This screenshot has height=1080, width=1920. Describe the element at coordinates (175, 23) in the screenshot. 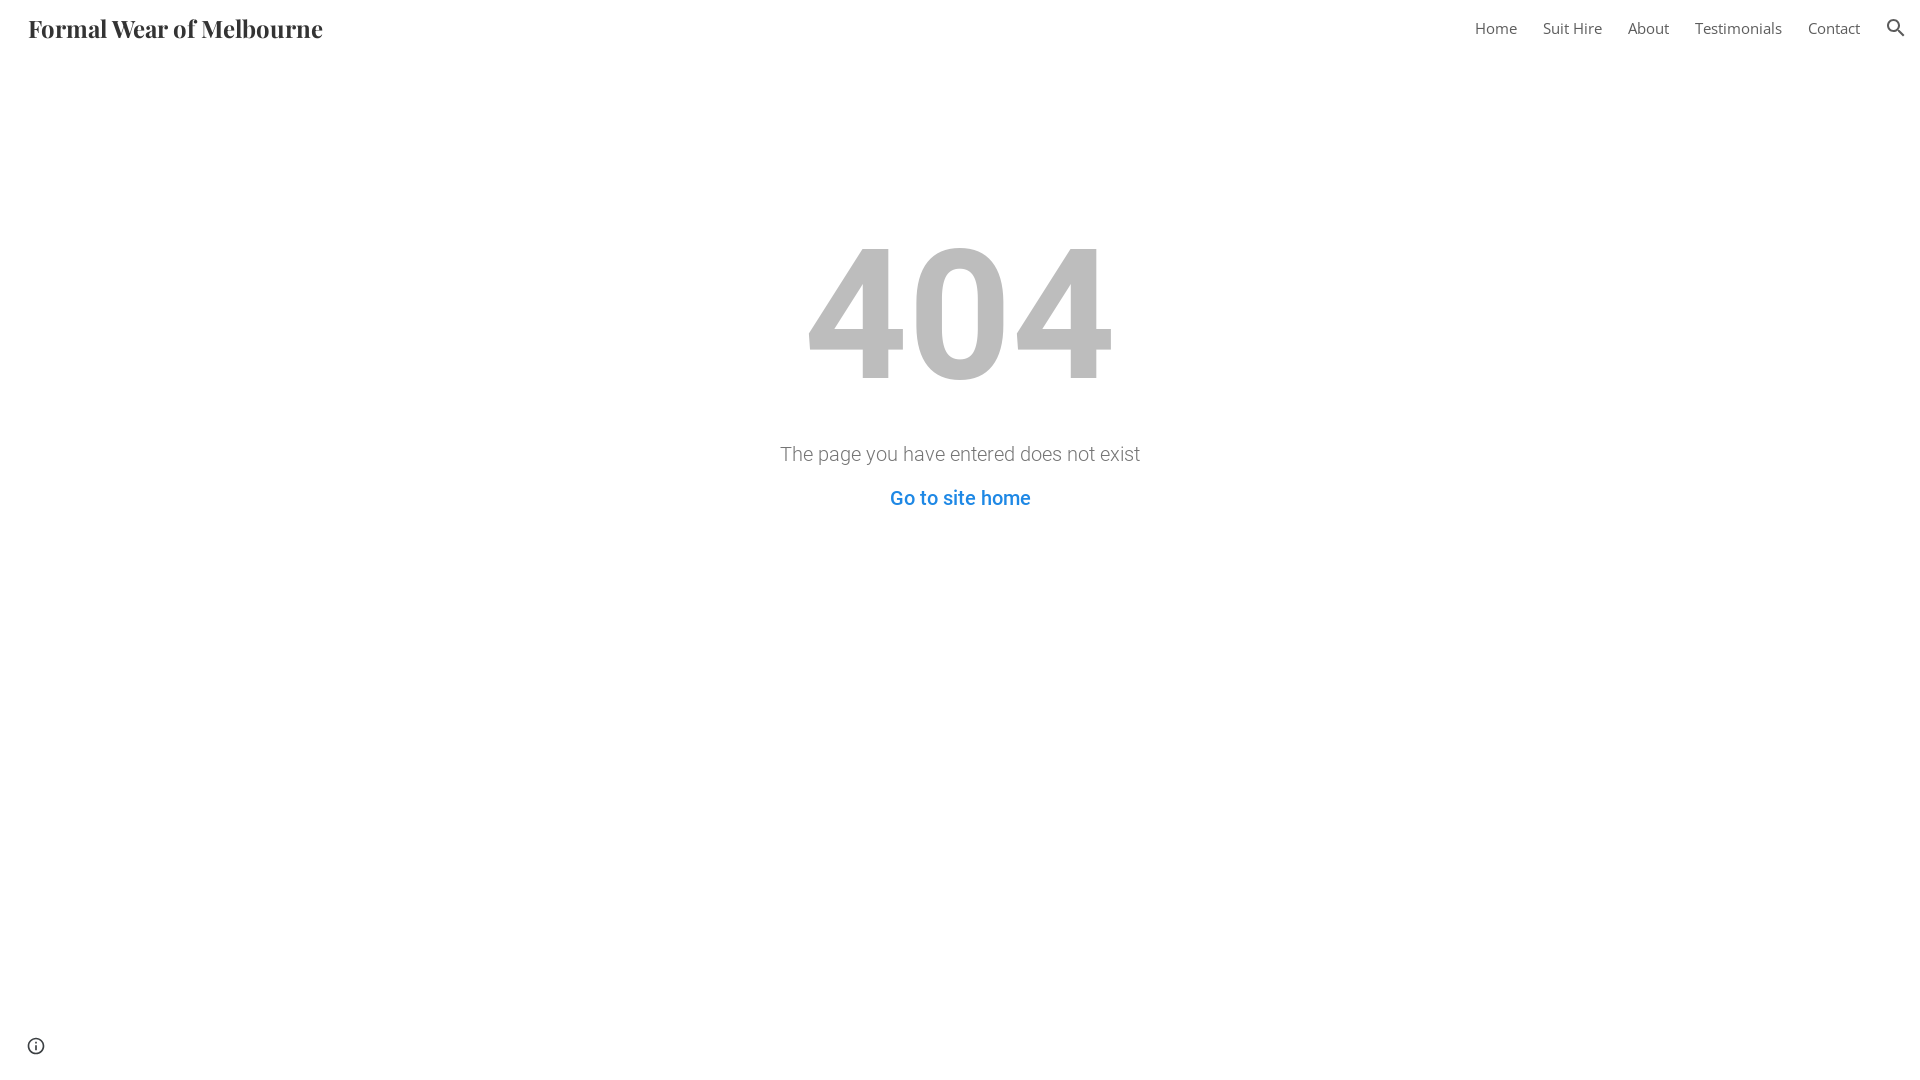

I see `'Formal Wear of Melbourne'` at that location.